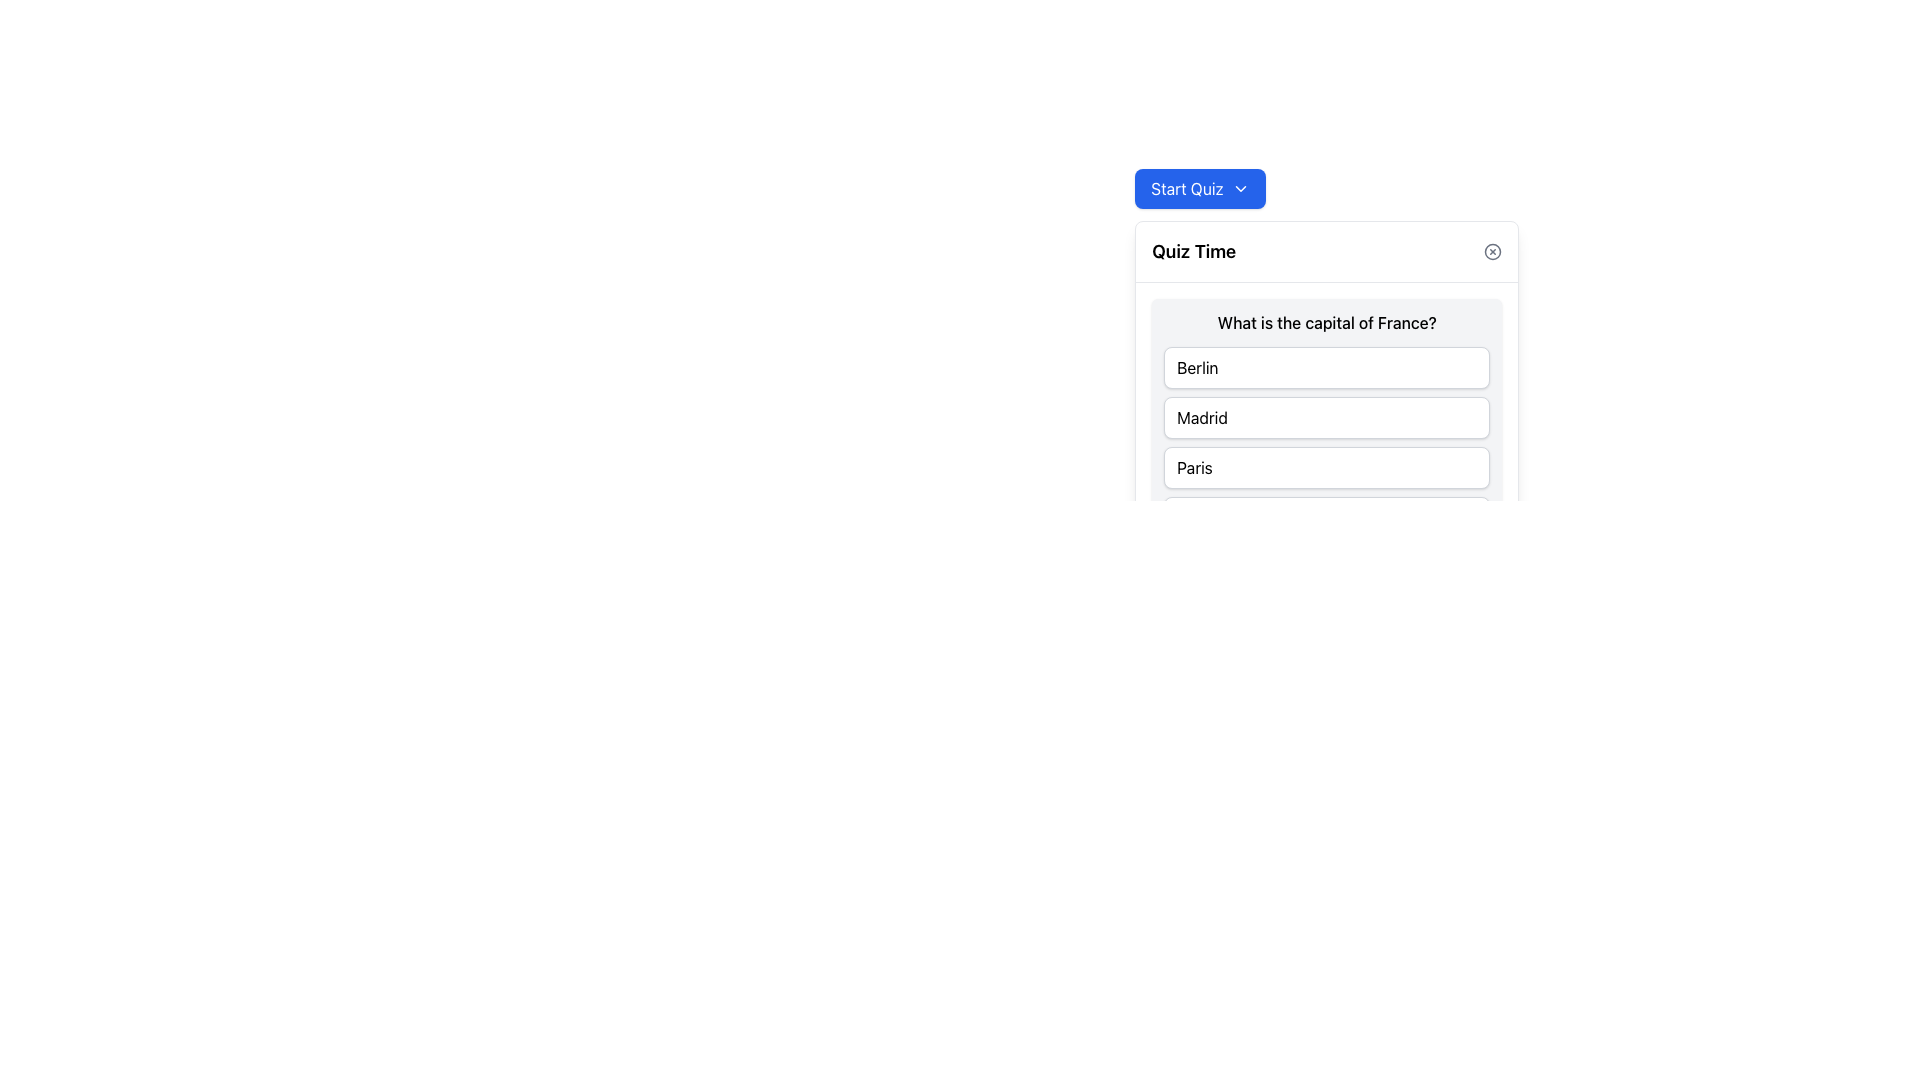 The width and height of the screenshot is (1920, 1080). What do you see at coordinates (1239, 189) in the screenshot?
I see `the downward-pointing chevron icon located within the 'Start Quiz' button, which has a clean, minimalistic design and is positioned on the right side of the button's text` at bounding box center [1239, 189].